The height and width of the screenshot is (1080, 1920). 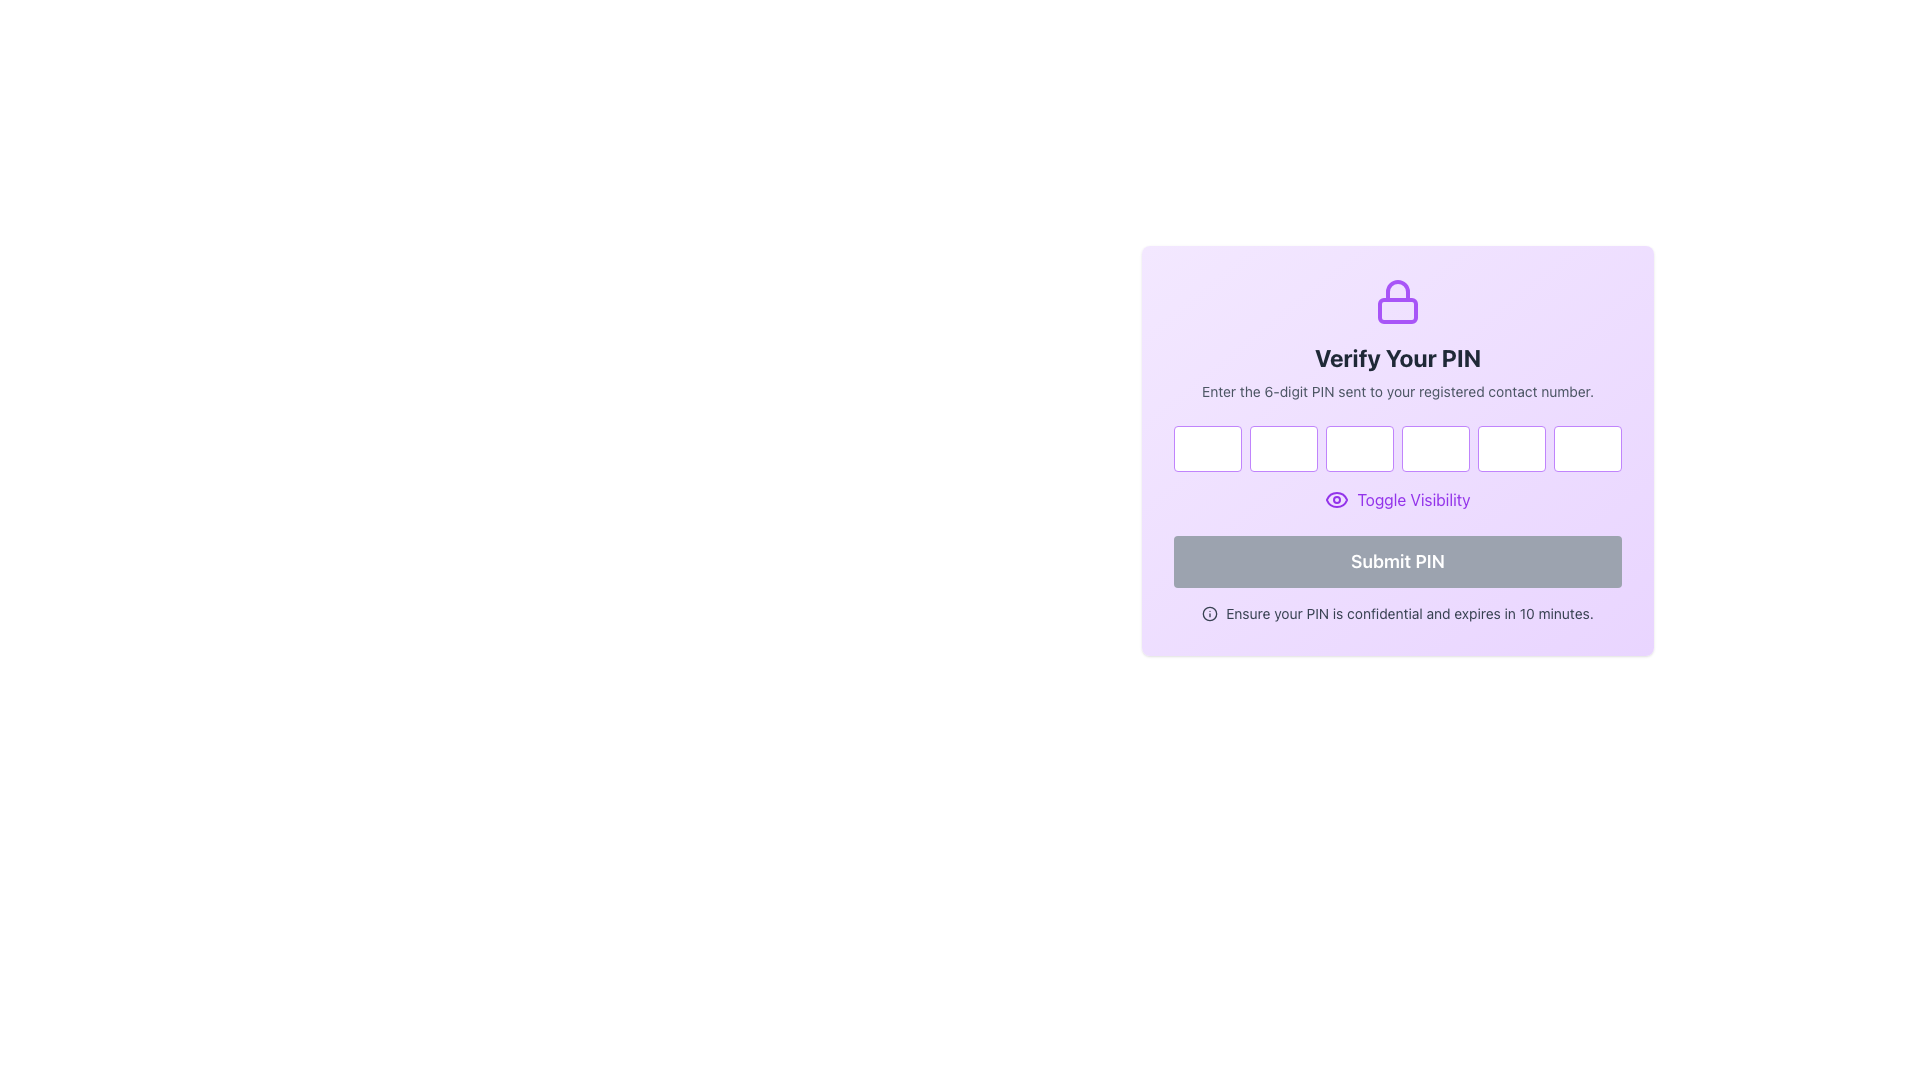 What do you see at coordinates (1283, 447) in the screenshot?
I see `the second Password Input Box in the series of six, located within the purple-background modal interface, to focus it` at bounding box center [1283, 447].